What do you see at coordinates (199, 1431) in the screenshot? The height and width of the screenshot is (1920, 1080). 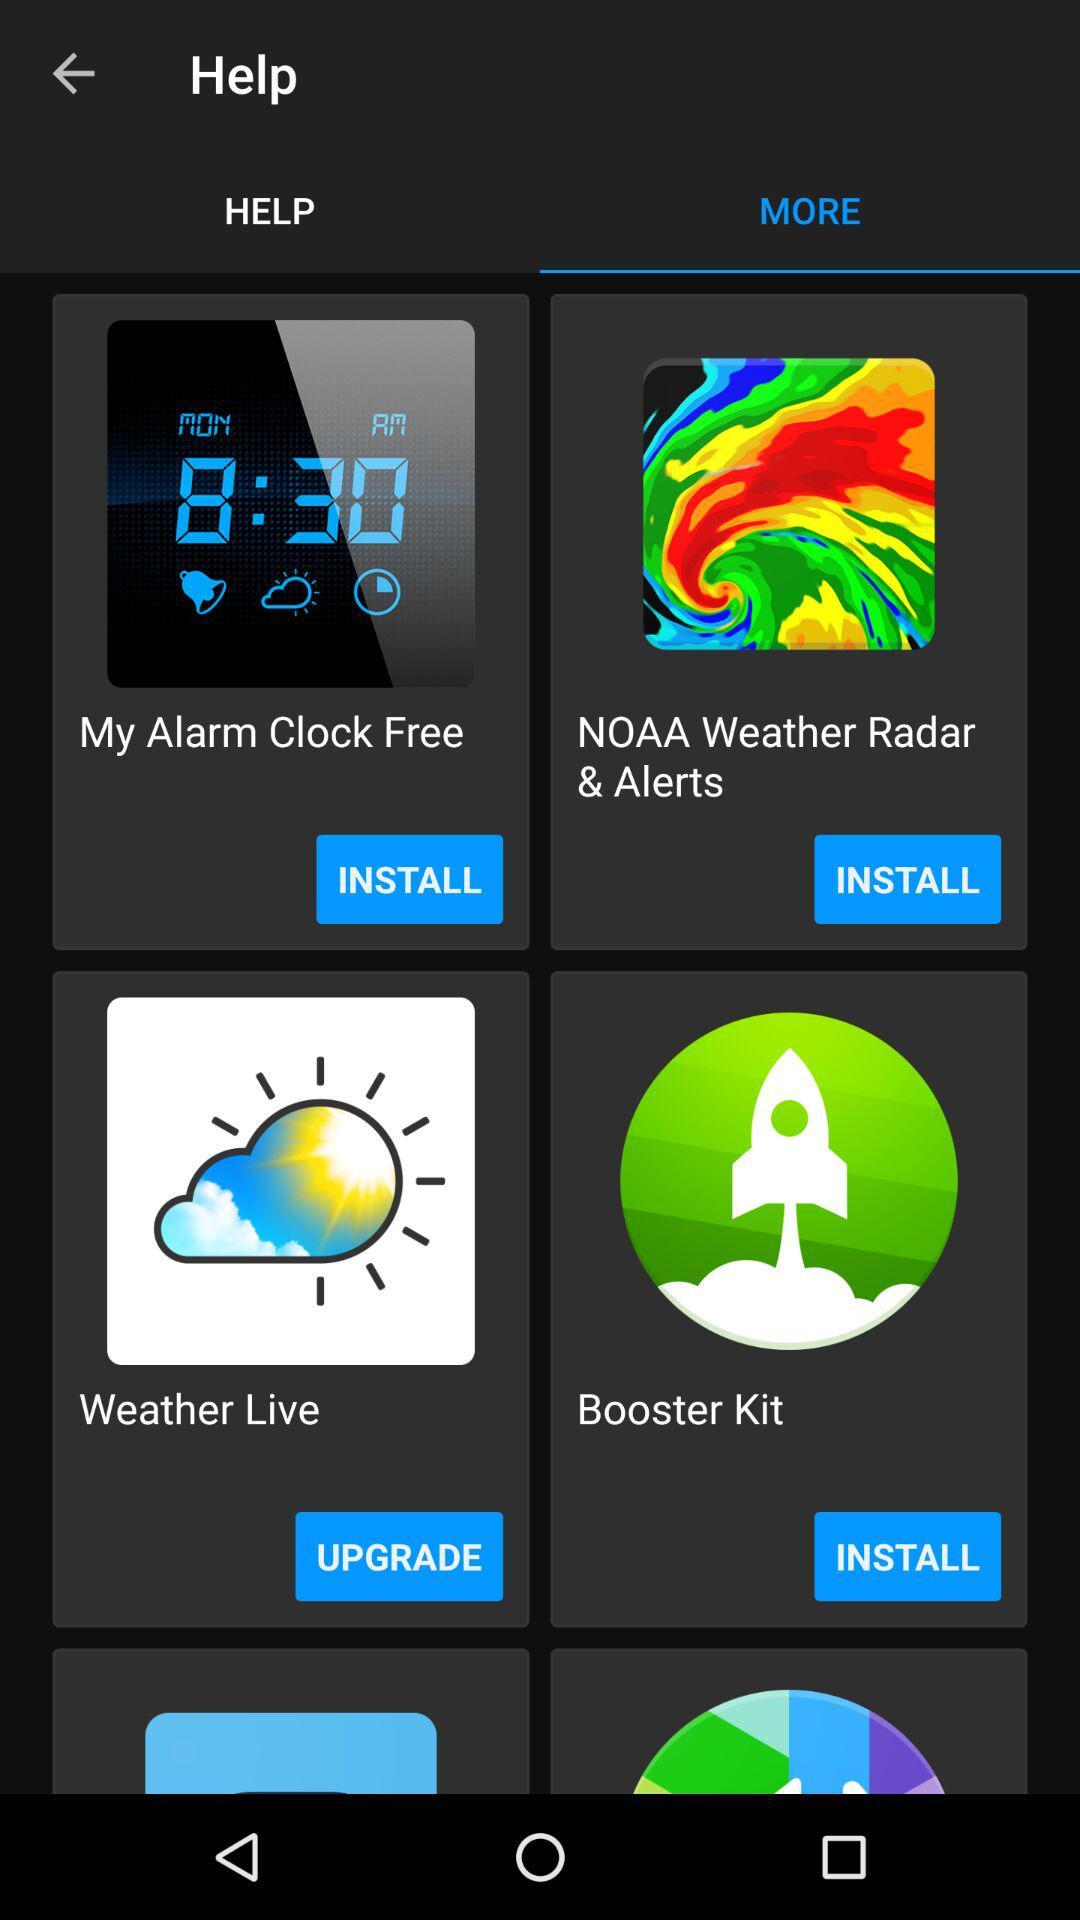 I see `icon next to booster kit icon` at bounding box center [199, 1431].